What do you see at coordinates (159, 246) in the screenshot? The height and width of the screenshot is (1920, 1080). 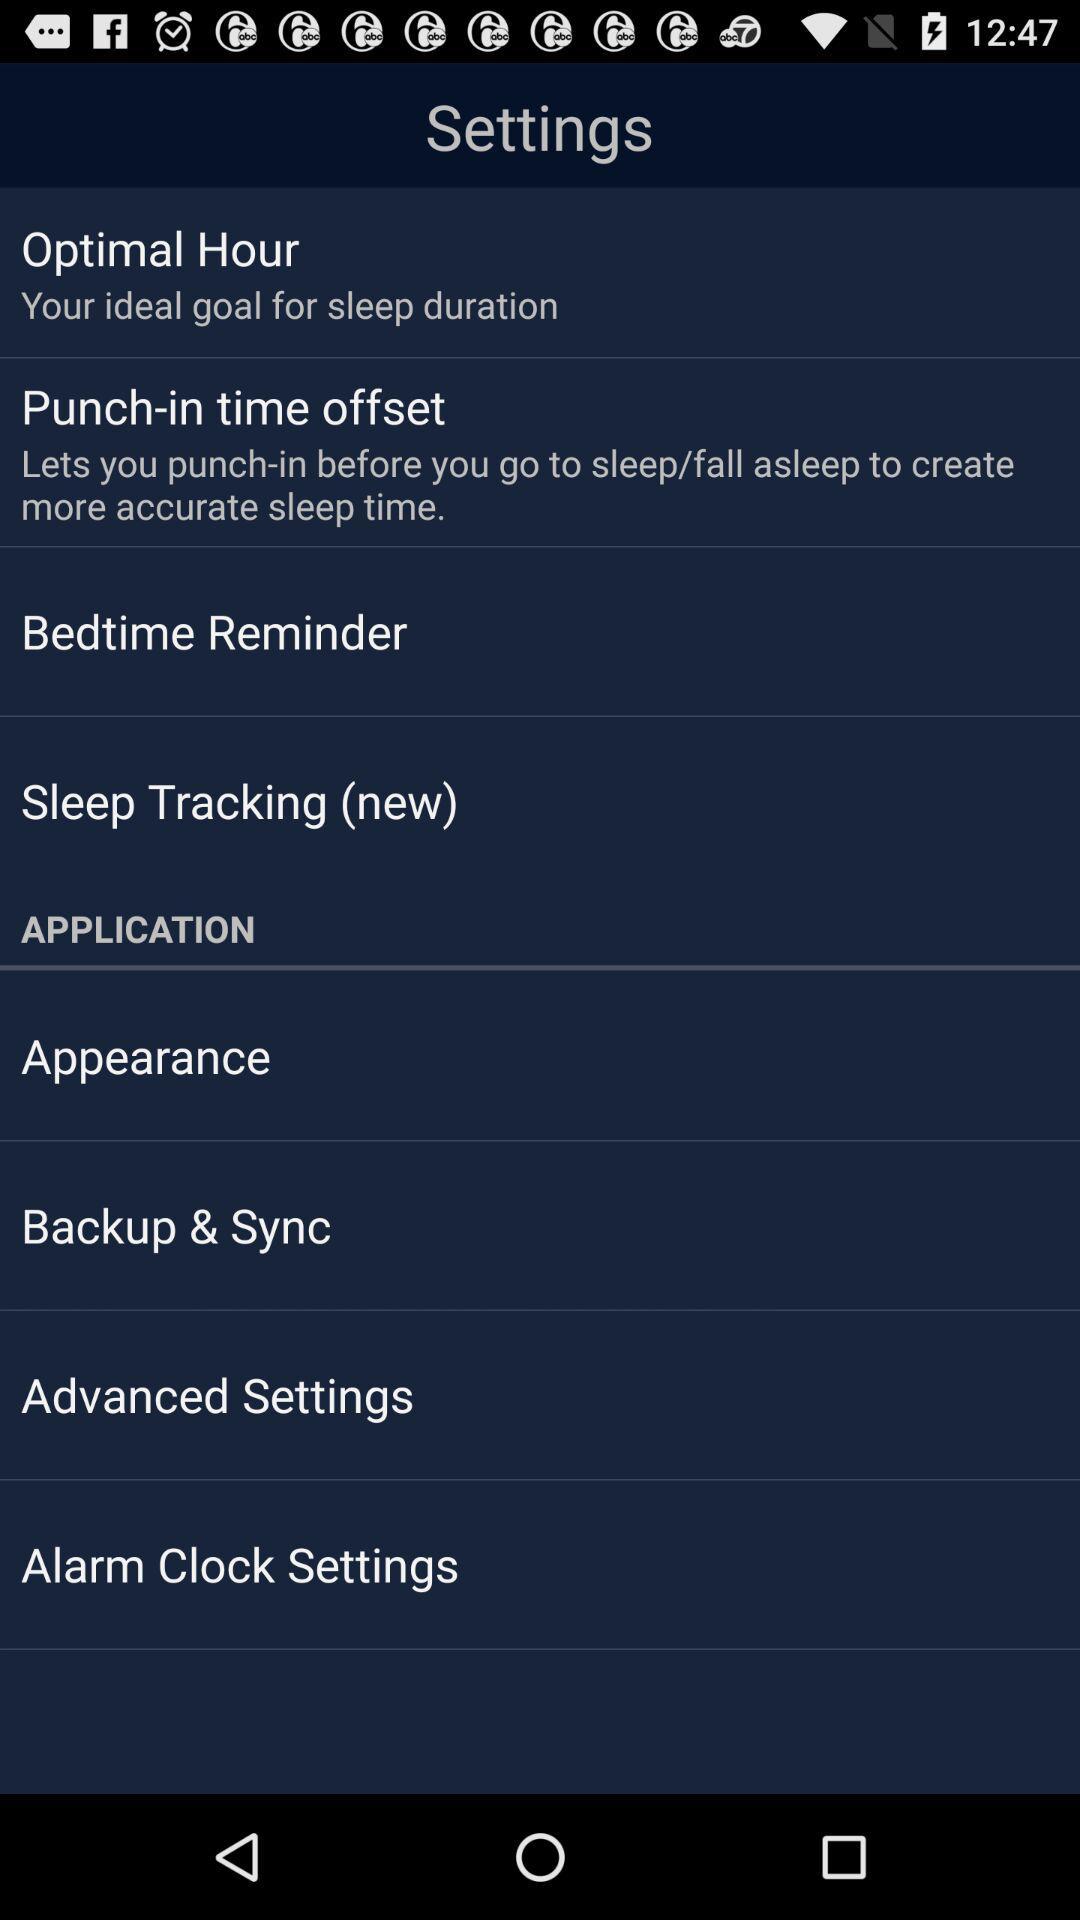 I see `the optimal hour` at bounding box center [159, 246].